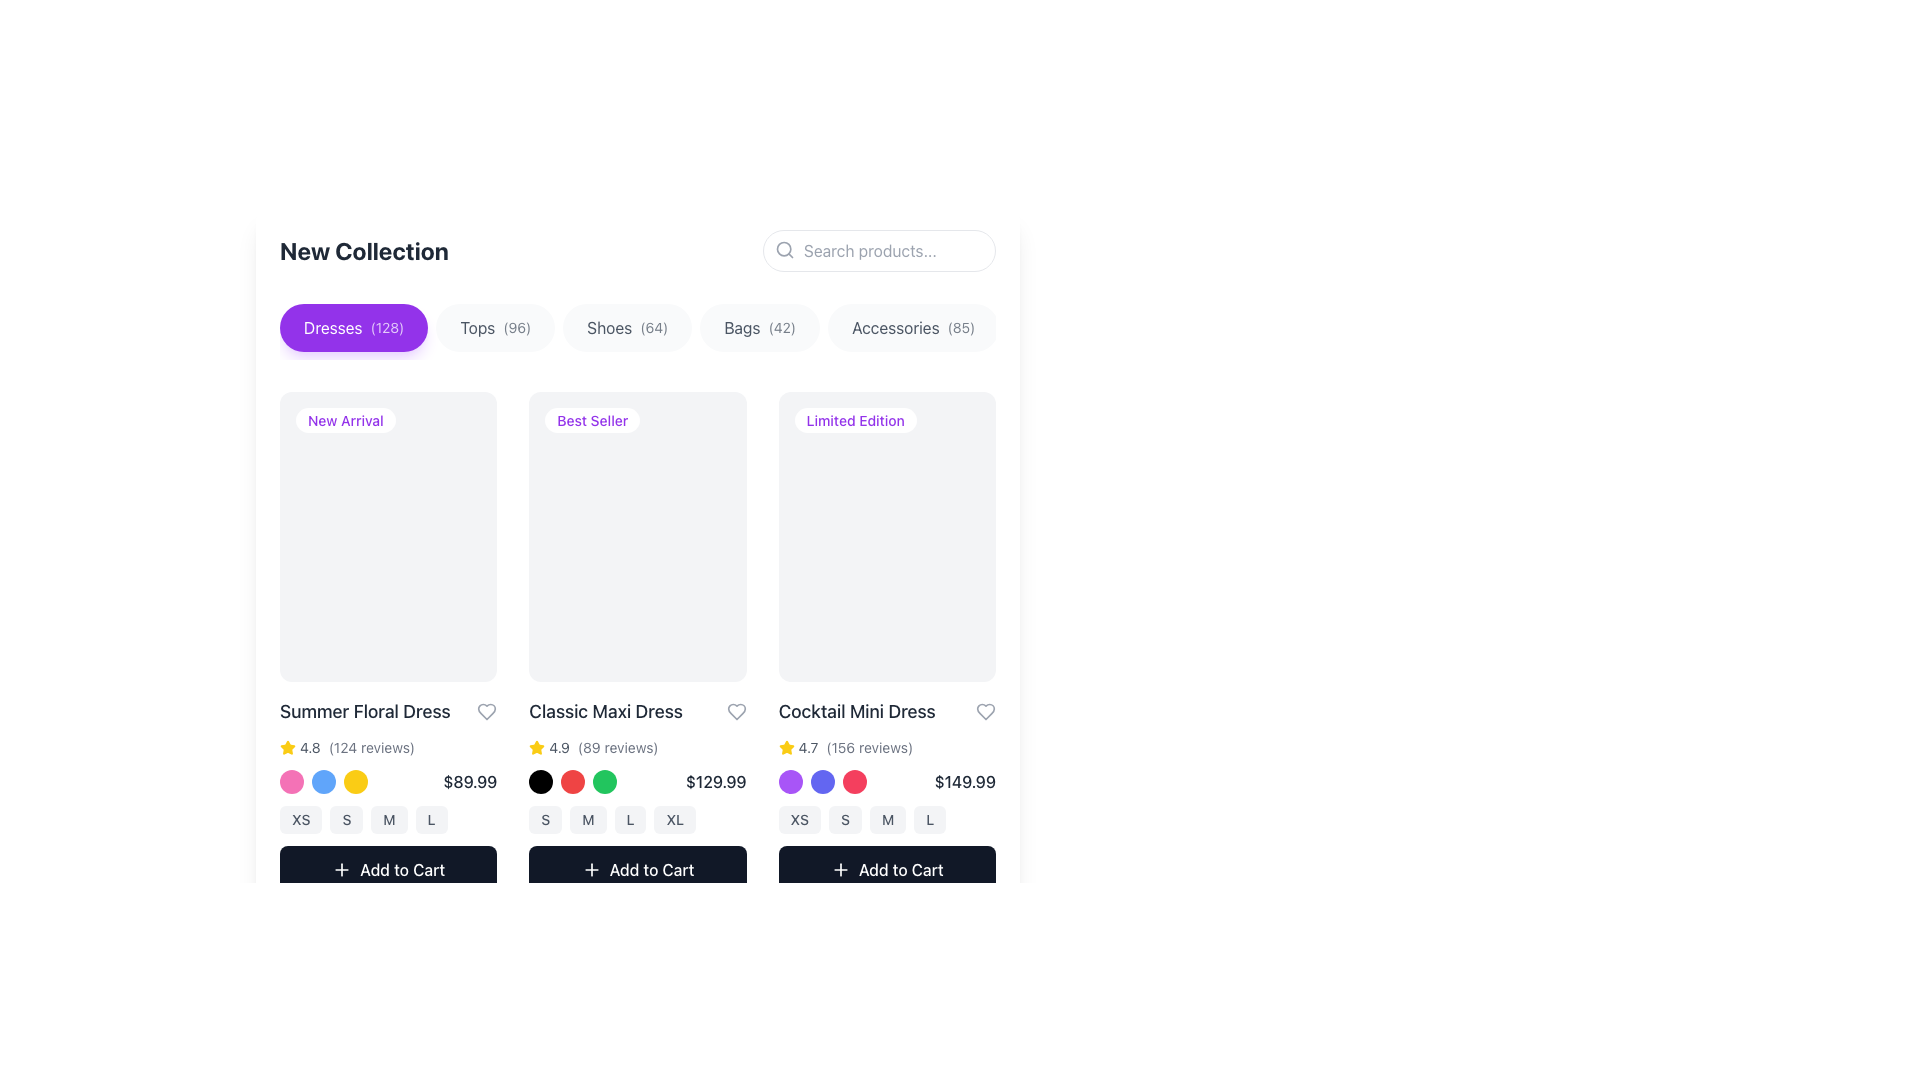  What do you see at coordinates (354, 326) in the screenshot?
I see `the first button labeled 'Dresses'` at bounding box center [354, 326].